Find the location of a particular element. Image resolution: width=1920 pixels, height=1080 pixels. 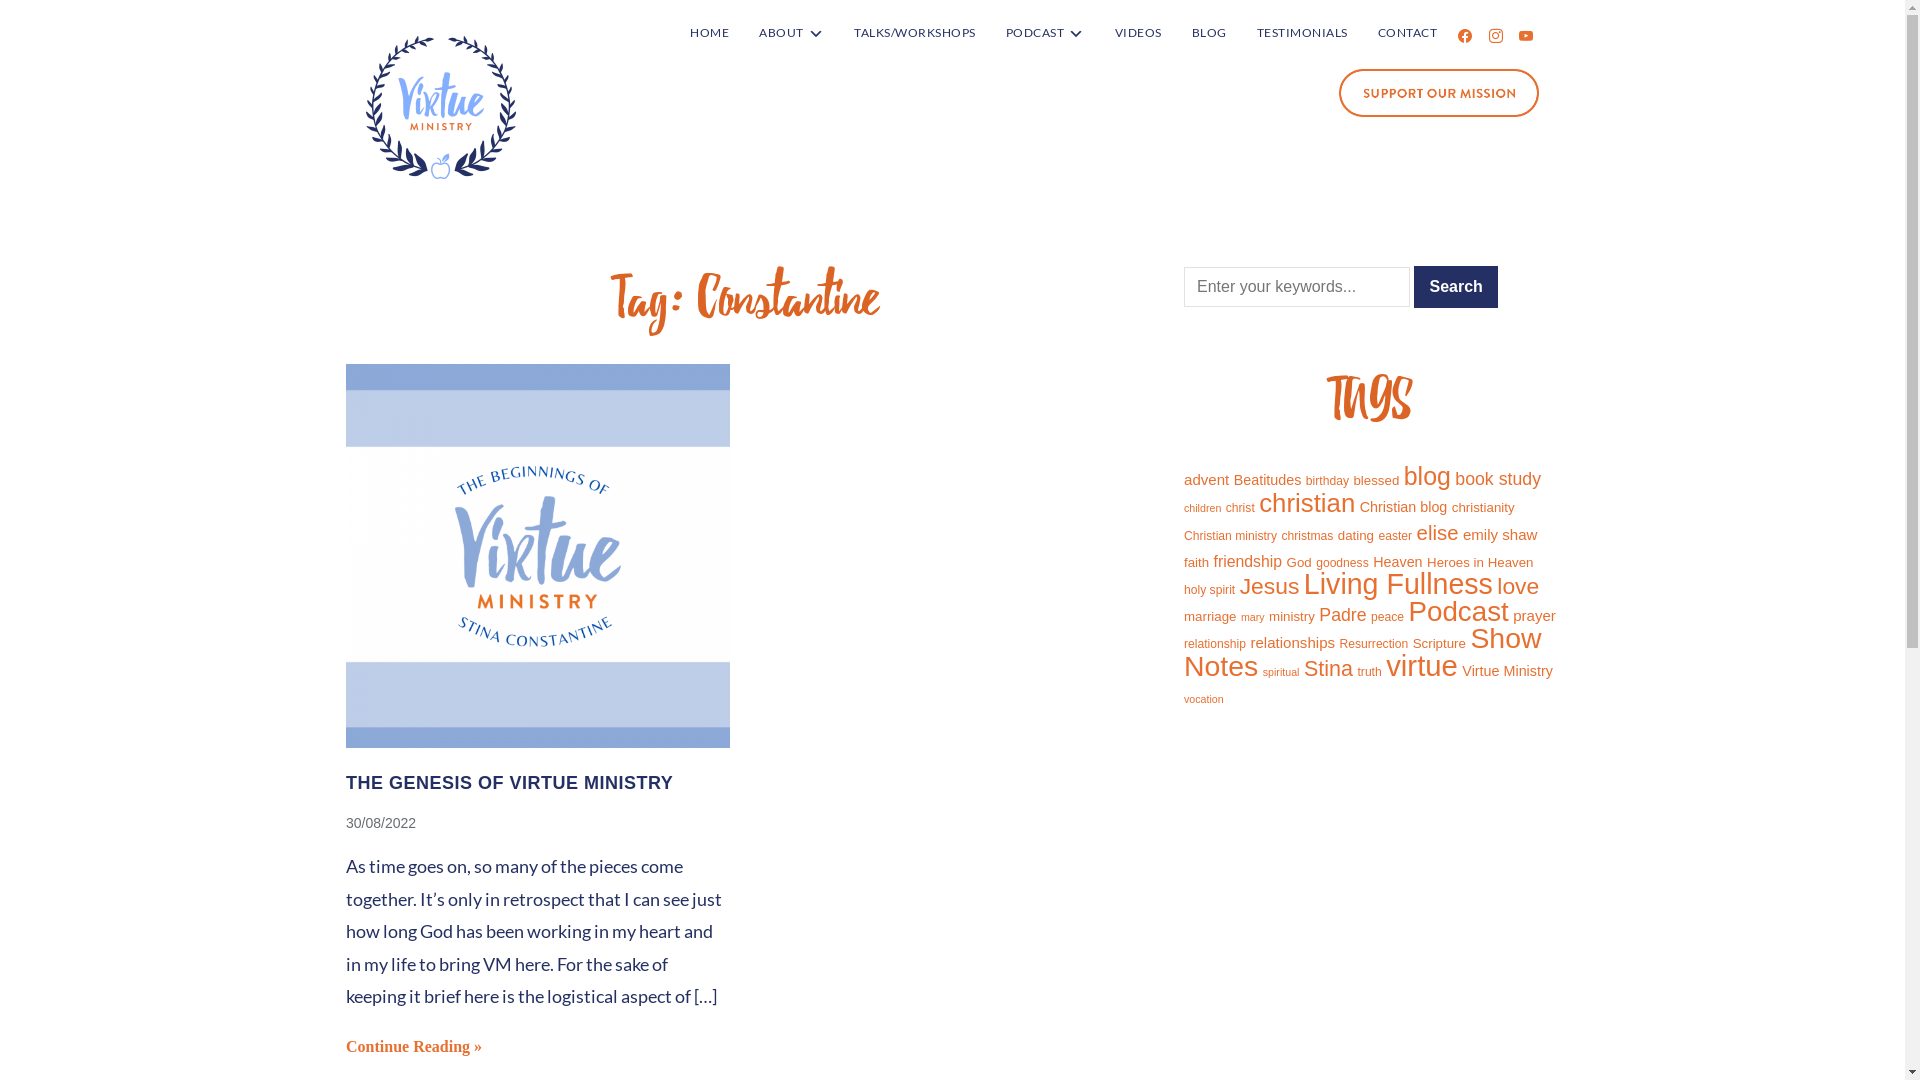

'VIDEOS' is located at coordinates (1137, 33).